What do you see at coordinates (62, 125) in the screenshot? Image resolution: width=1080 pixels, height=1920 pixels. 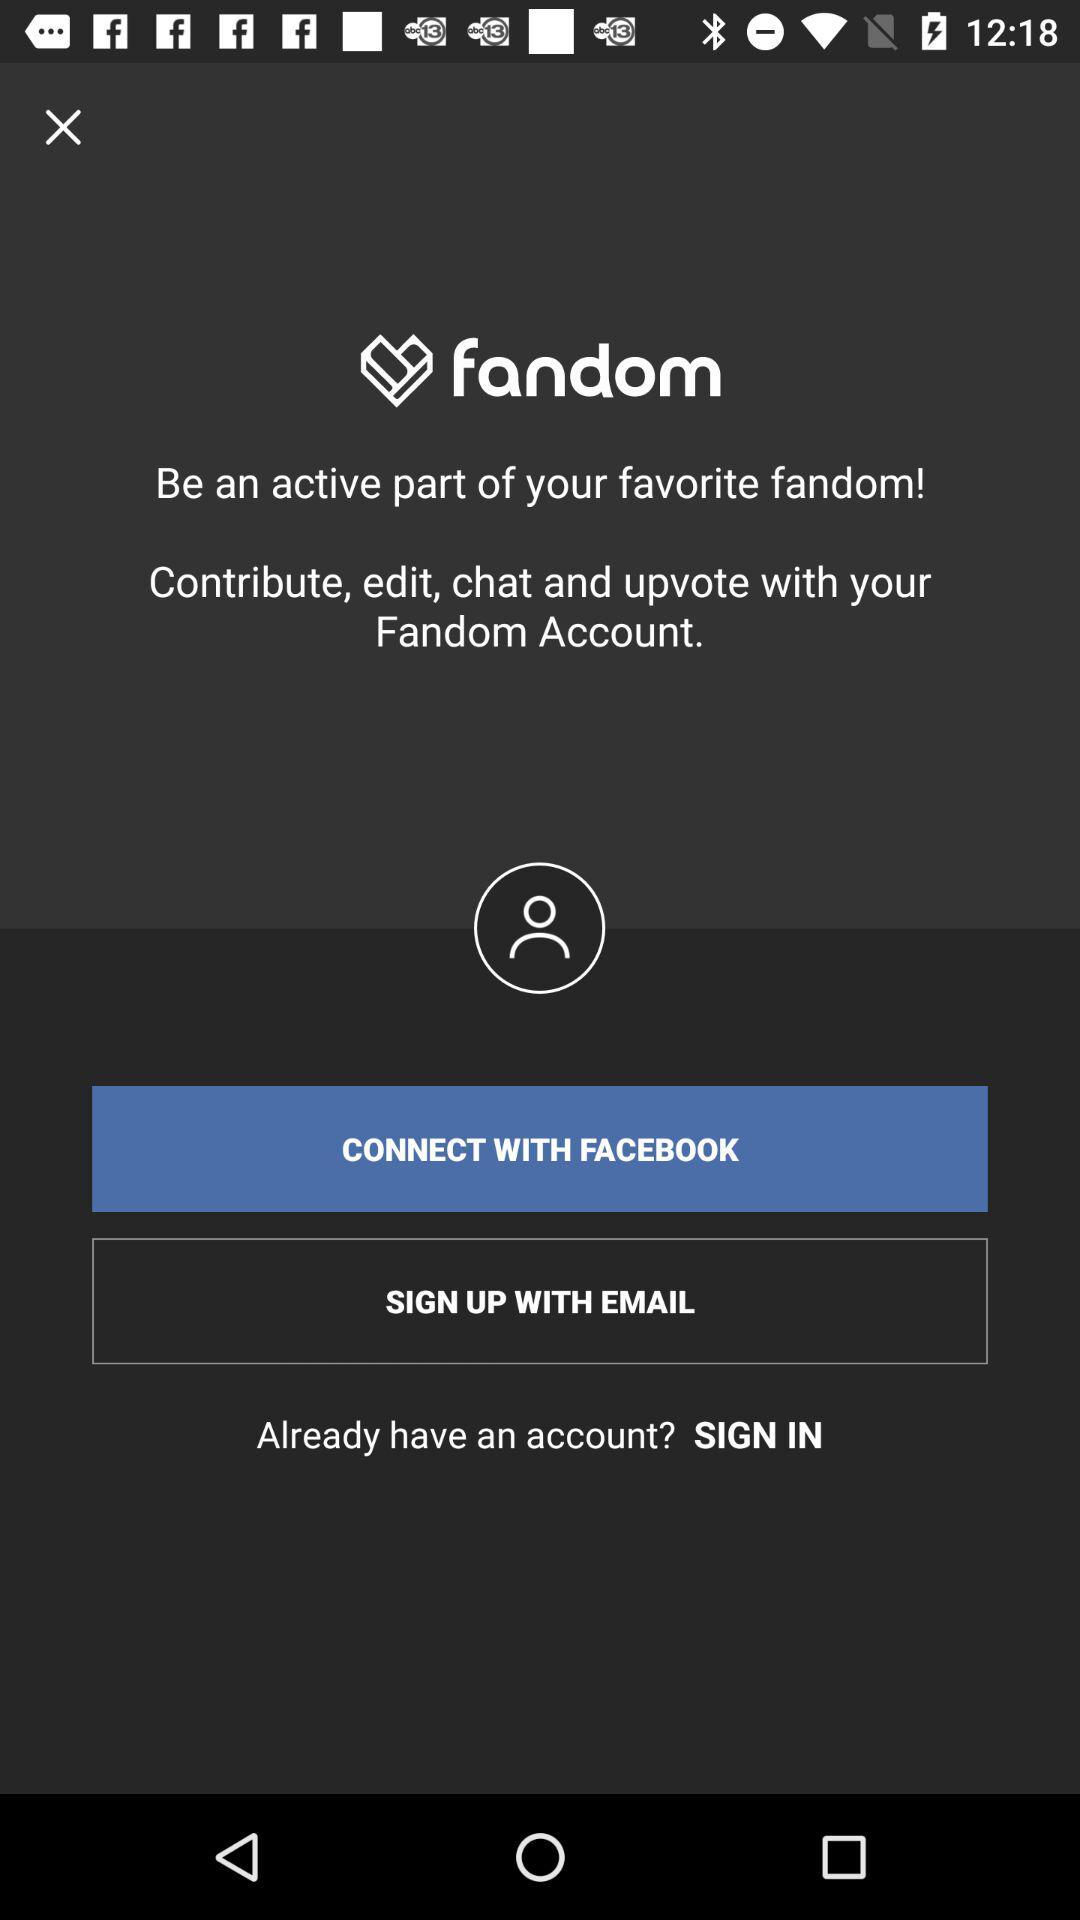 I see `click close` at bounding box center [62, 125].